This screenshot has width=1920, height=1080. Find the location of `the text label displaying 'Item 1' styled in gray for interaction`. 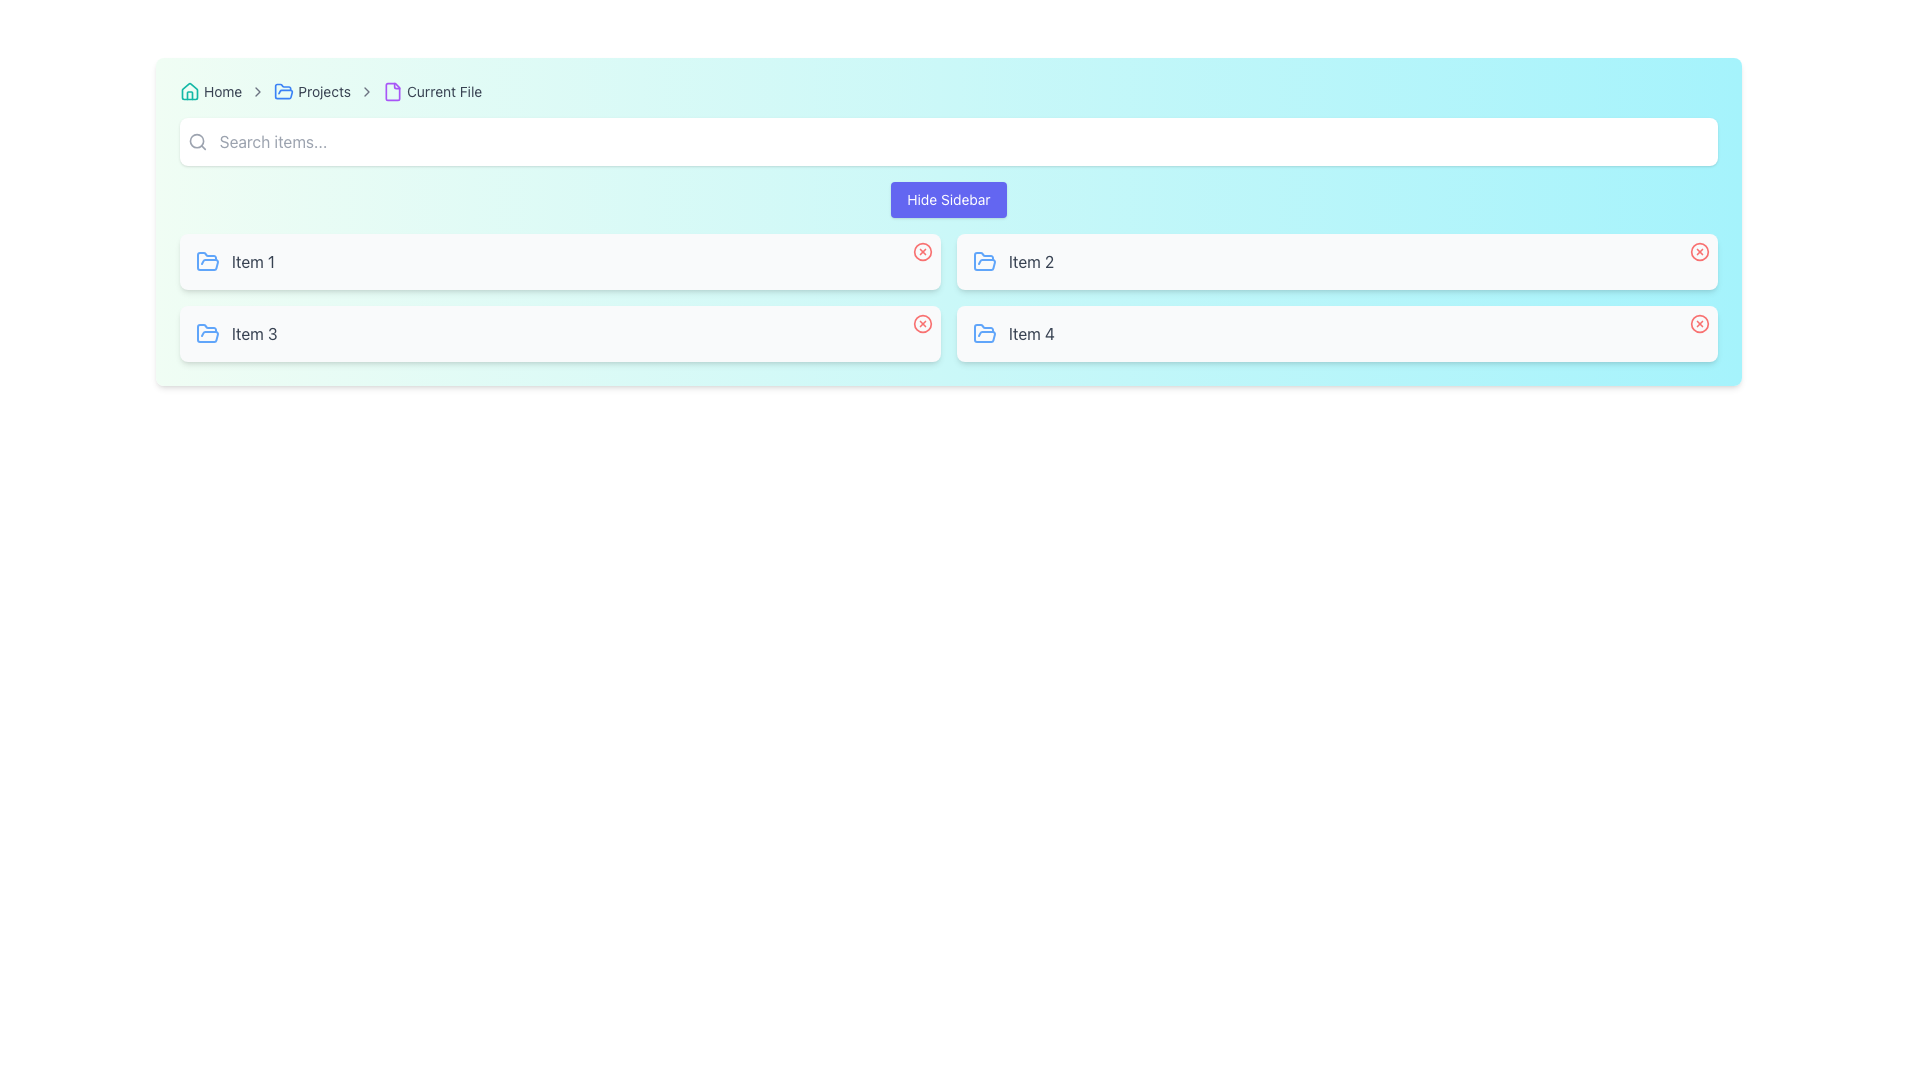

the text label displaying 'Item 1' styled in gray for interaction is located at coordinates (252, 261).